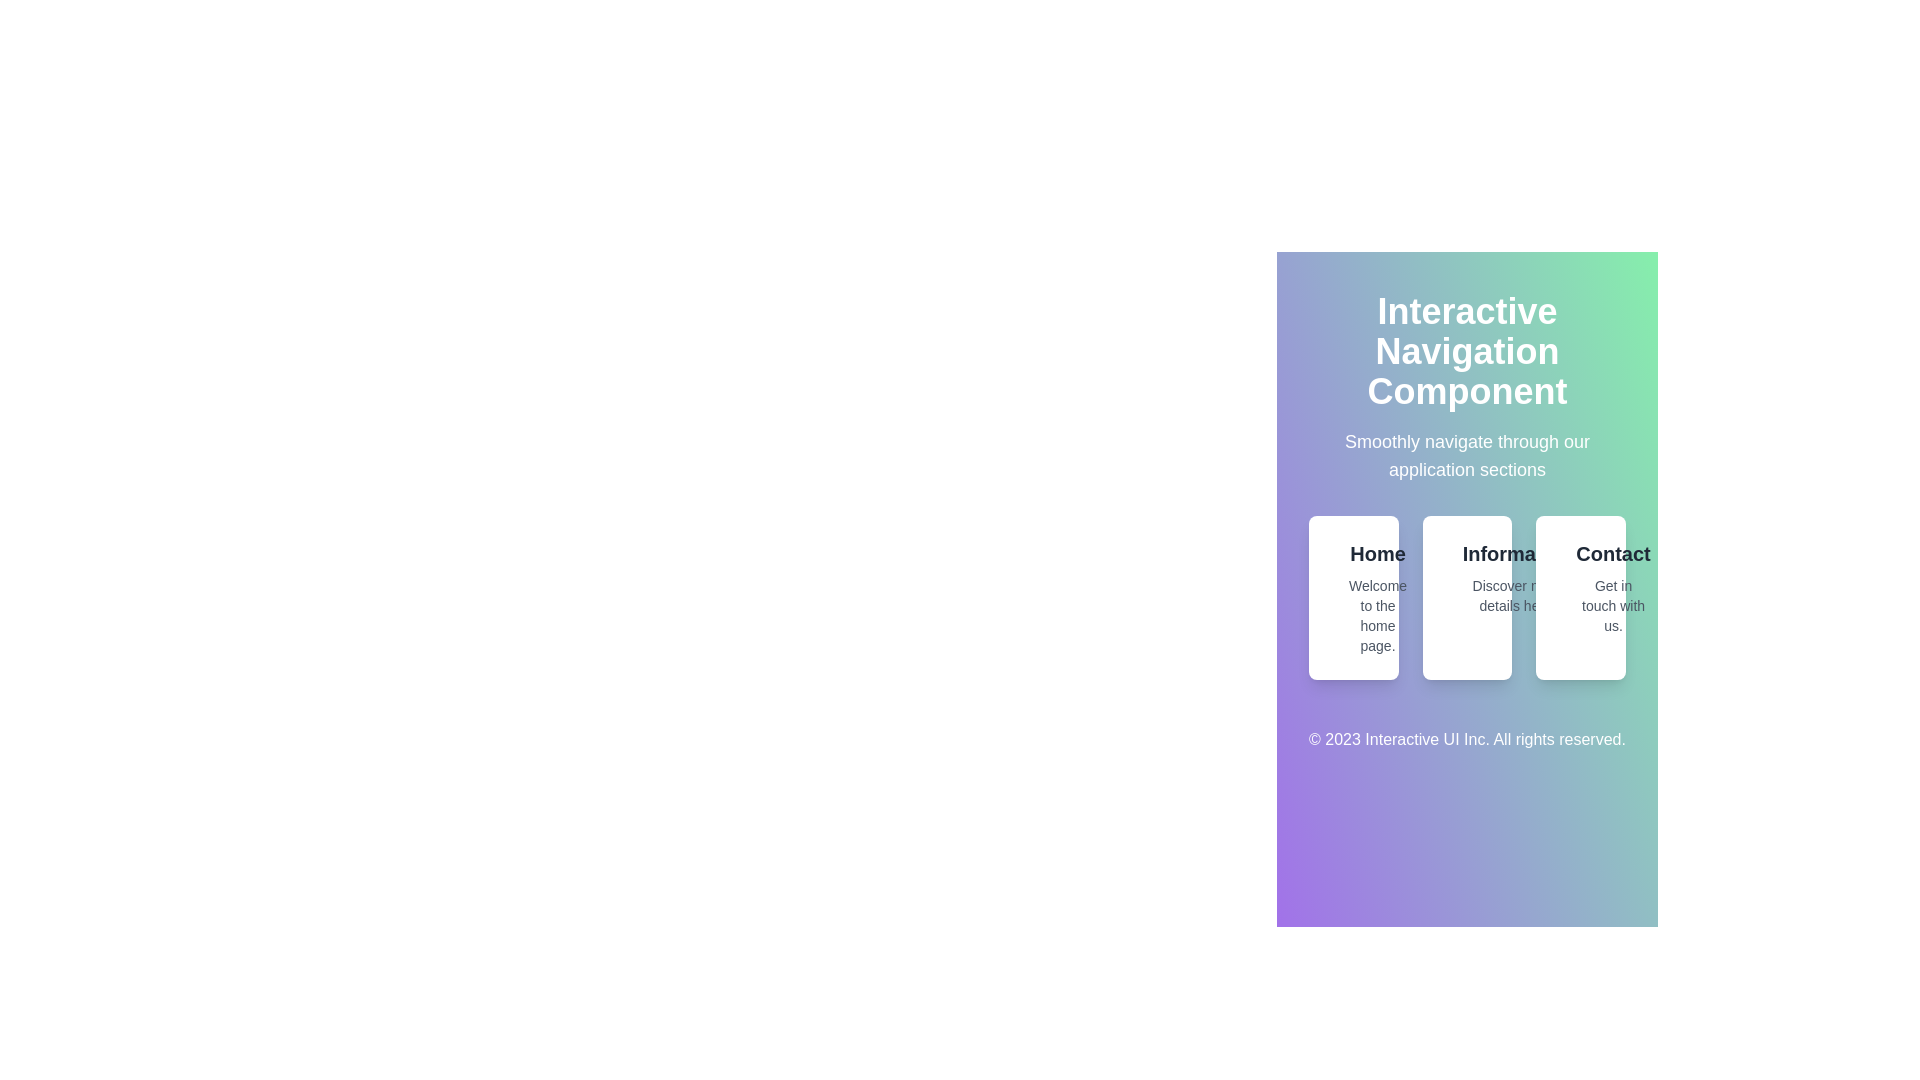 Image resolution: width=1920 pixels, height=1080 pixels. What do you see at coordinates (1467, 578) in the screenshot?
I see `displayed text in the middle card of the 'Interactive Navigation Component', positioned between the 'Home' and 'Contact' cards` at bounding box center [1467, 578].